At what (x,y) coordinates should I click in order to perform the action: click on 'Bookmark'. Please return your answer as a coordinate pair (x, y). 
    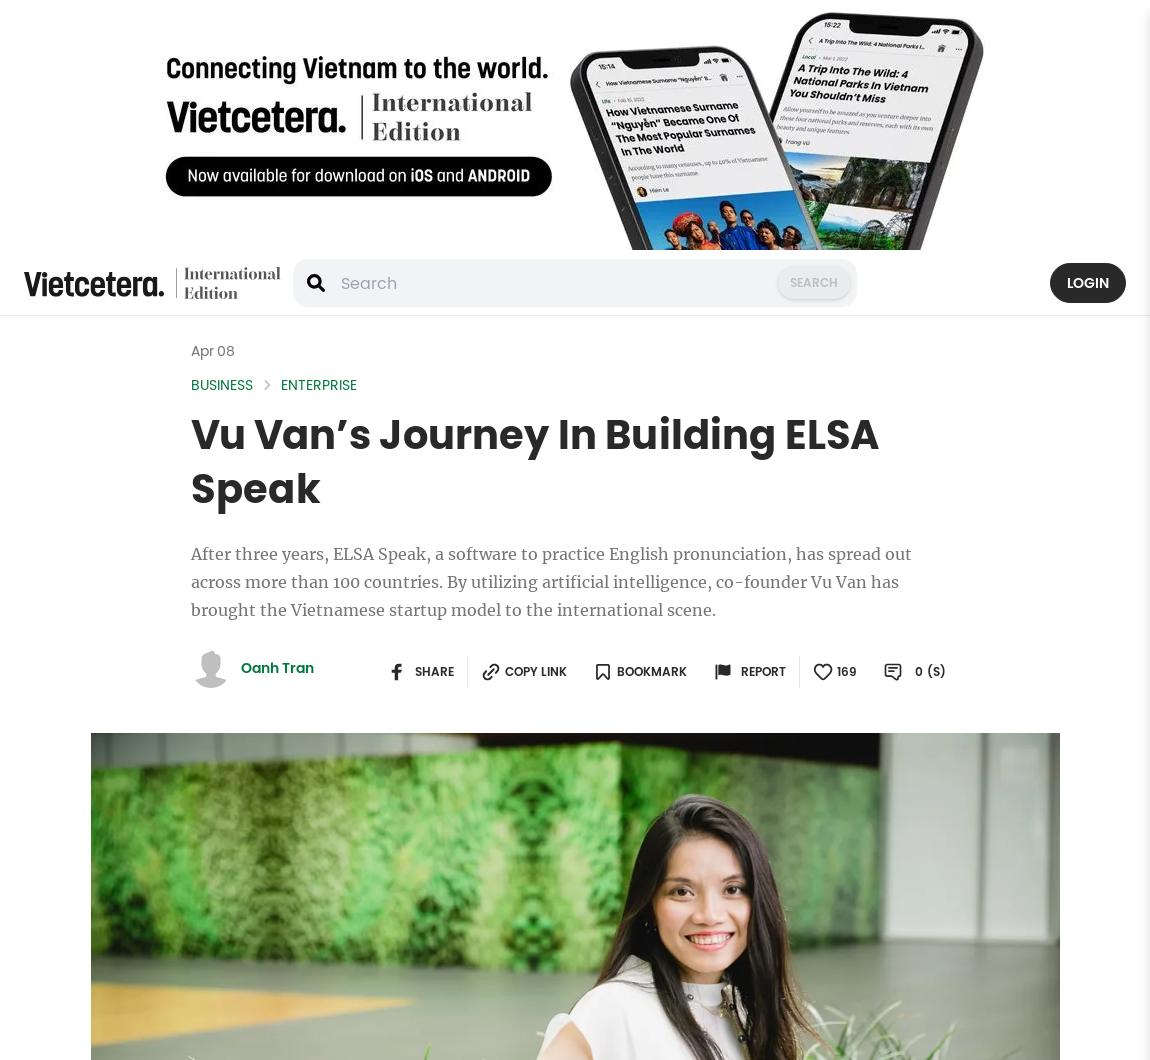
    Looking at the image, I should click on (651, 671).